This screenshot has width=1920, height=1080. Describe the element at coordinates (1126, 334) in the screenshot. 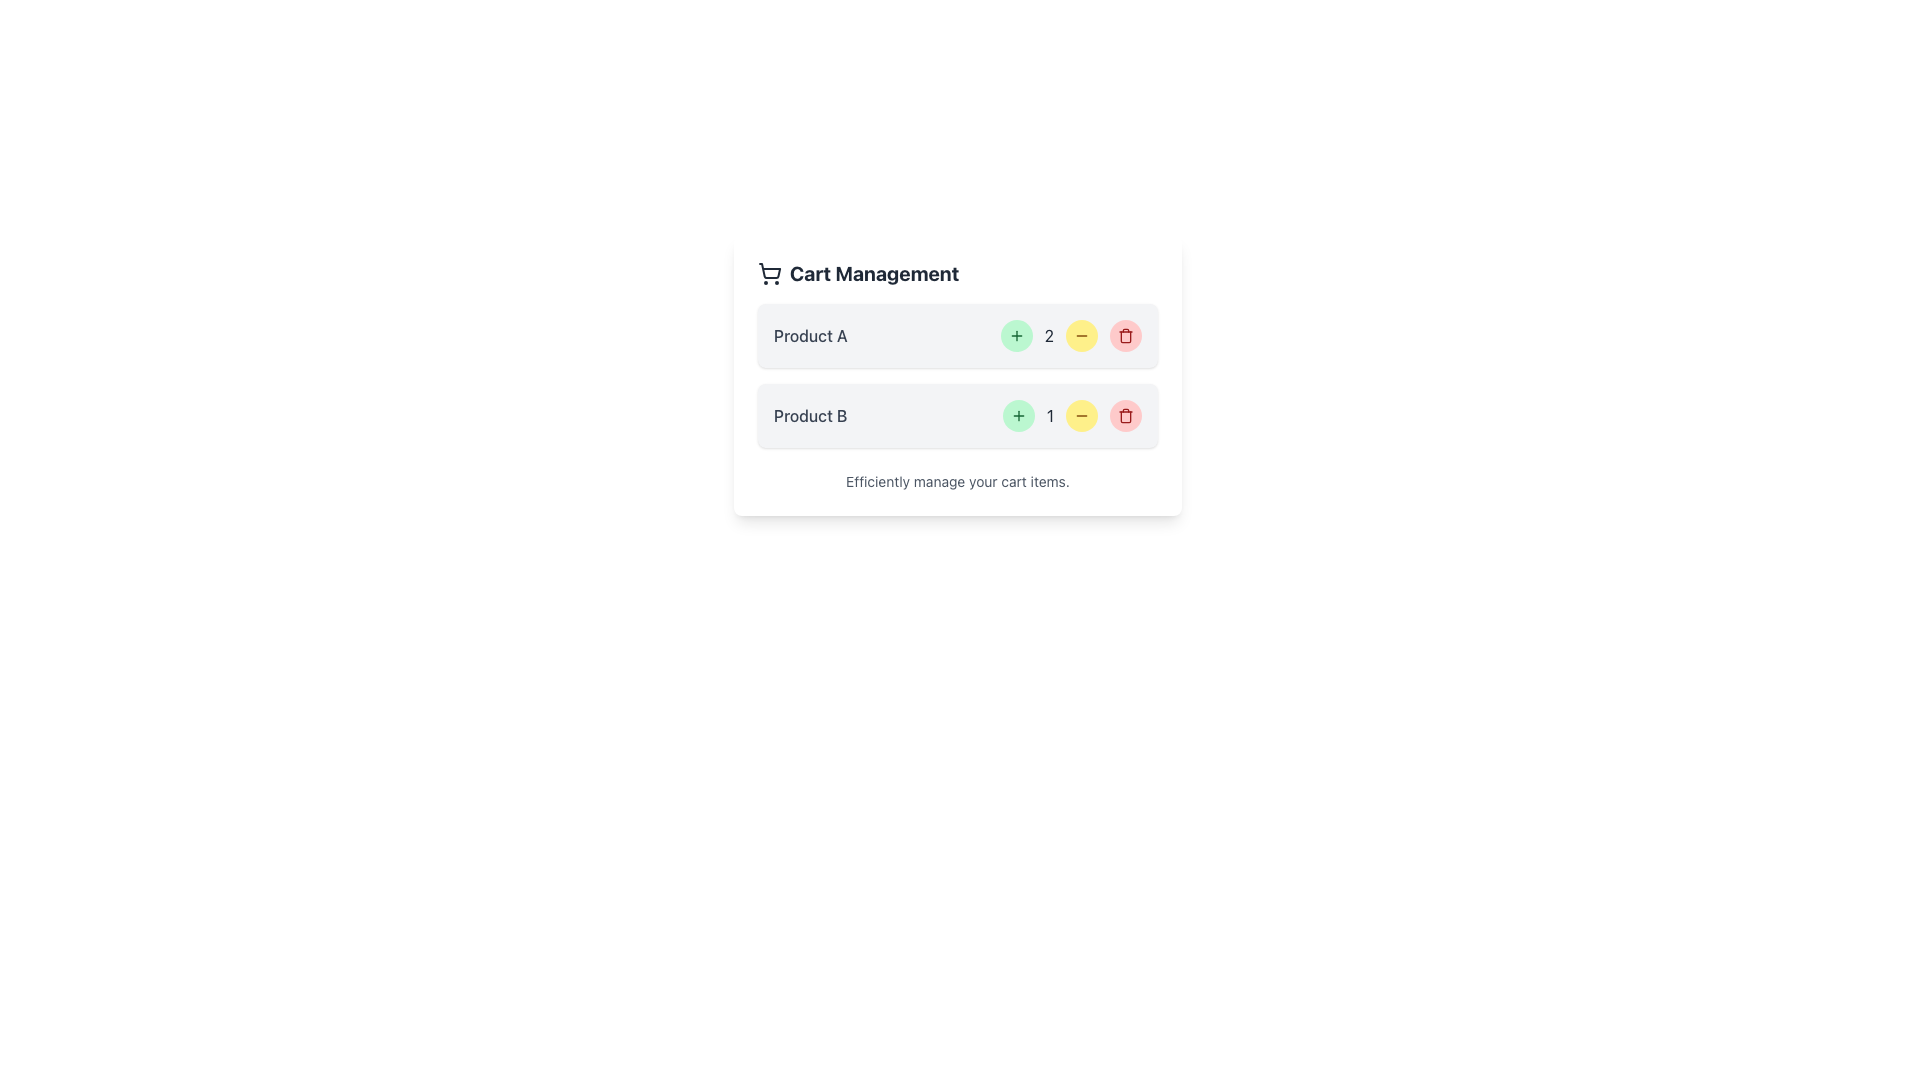

I see `the circular red button with a trash can icon` at that location.